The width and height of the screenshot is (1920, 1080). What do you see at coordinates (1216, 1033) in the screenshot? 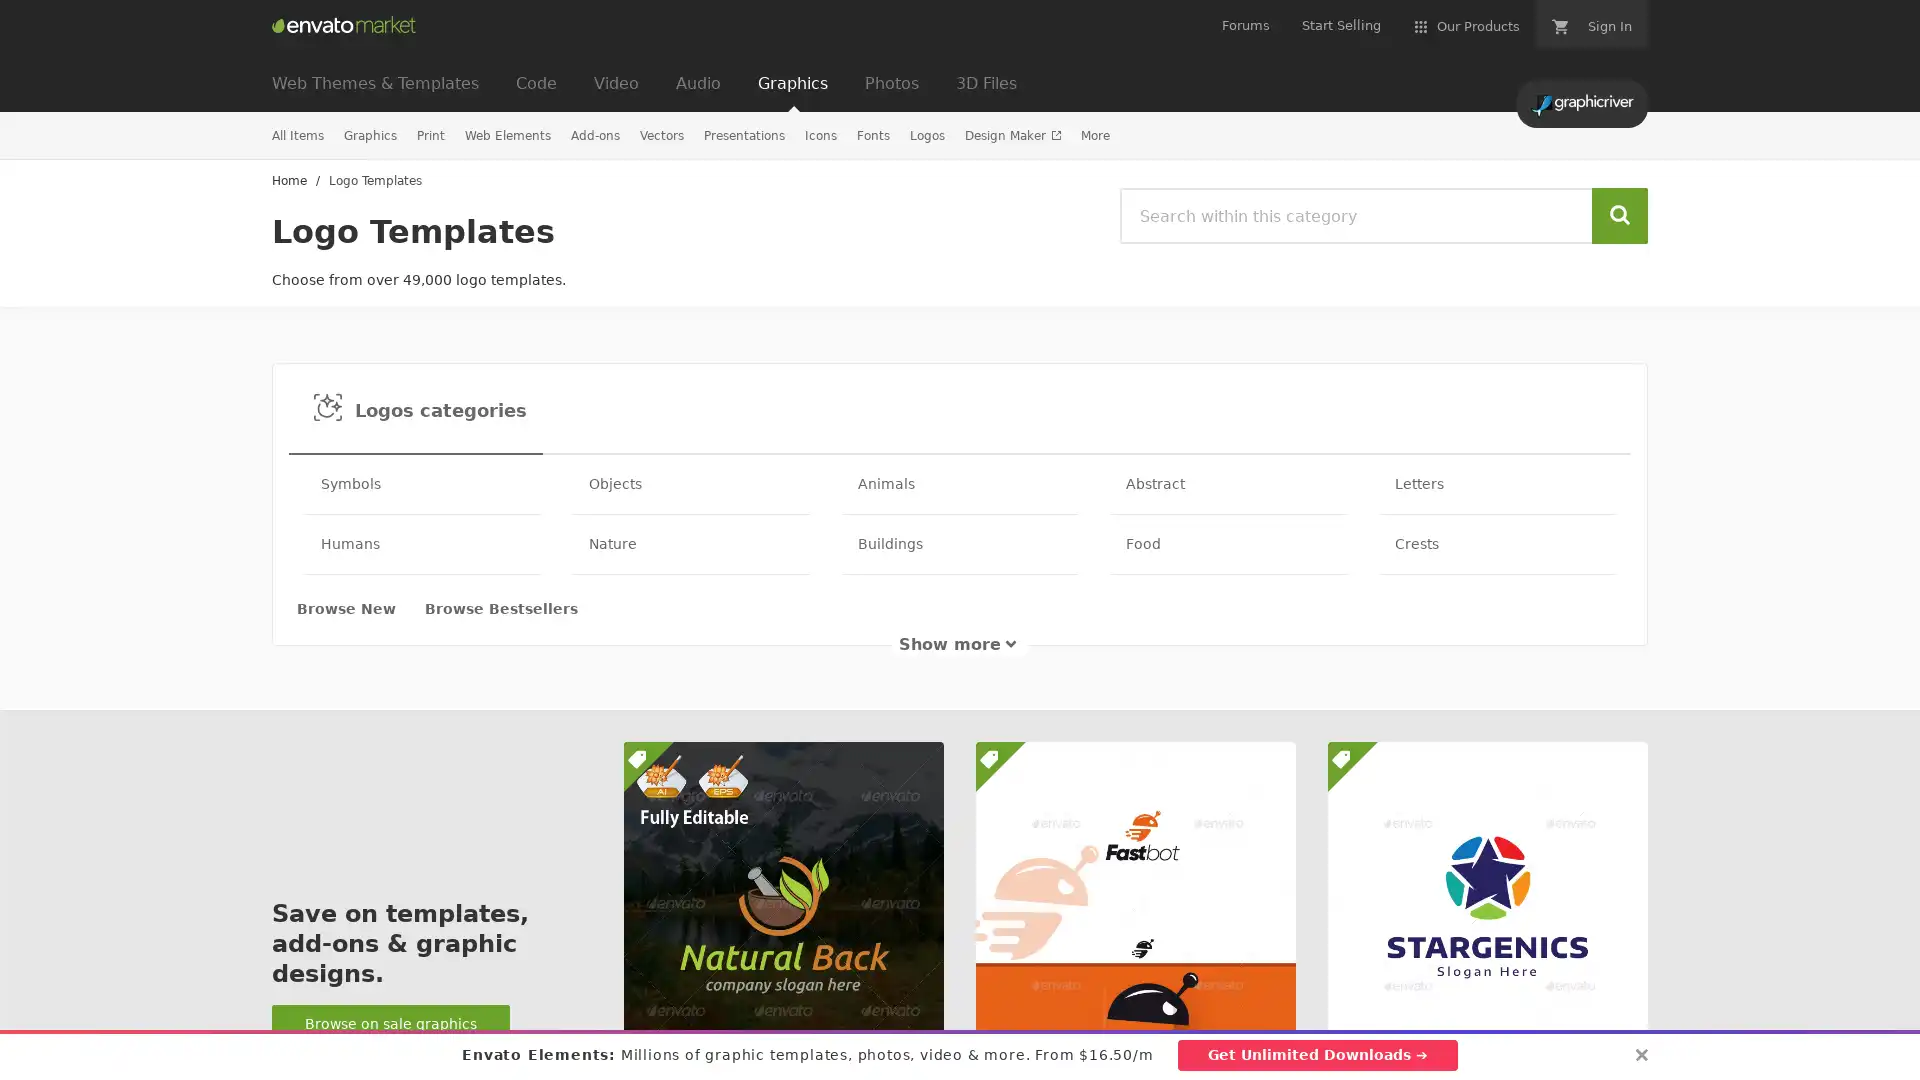
I see `Add to collection` at bounding box center [1216, 1033].